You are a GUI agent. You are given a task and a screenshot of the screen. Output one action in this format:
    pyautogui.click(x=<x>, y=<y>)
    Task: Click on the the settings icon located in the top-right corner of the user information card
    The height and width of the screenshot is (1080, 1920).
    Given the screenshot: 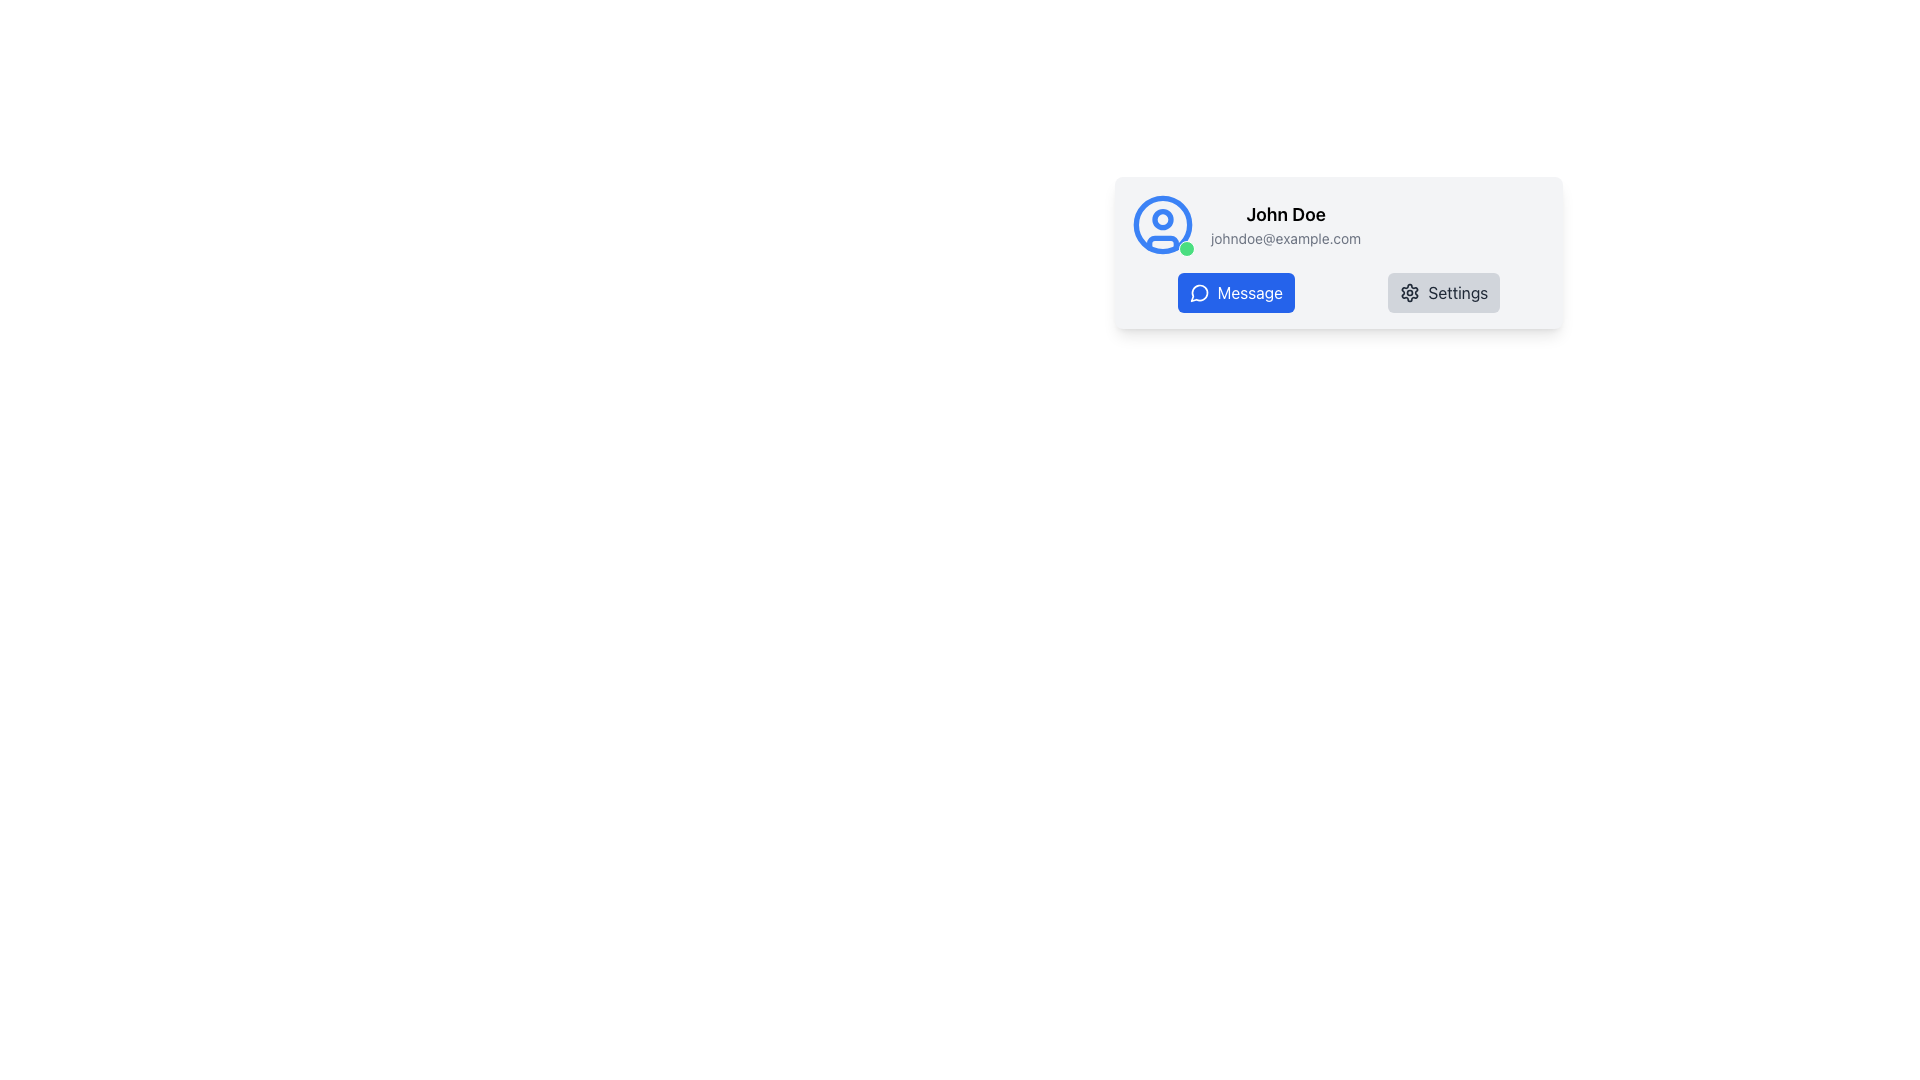 What is the action you would take?
    pyautogui.click(x=1409, y=293)
    